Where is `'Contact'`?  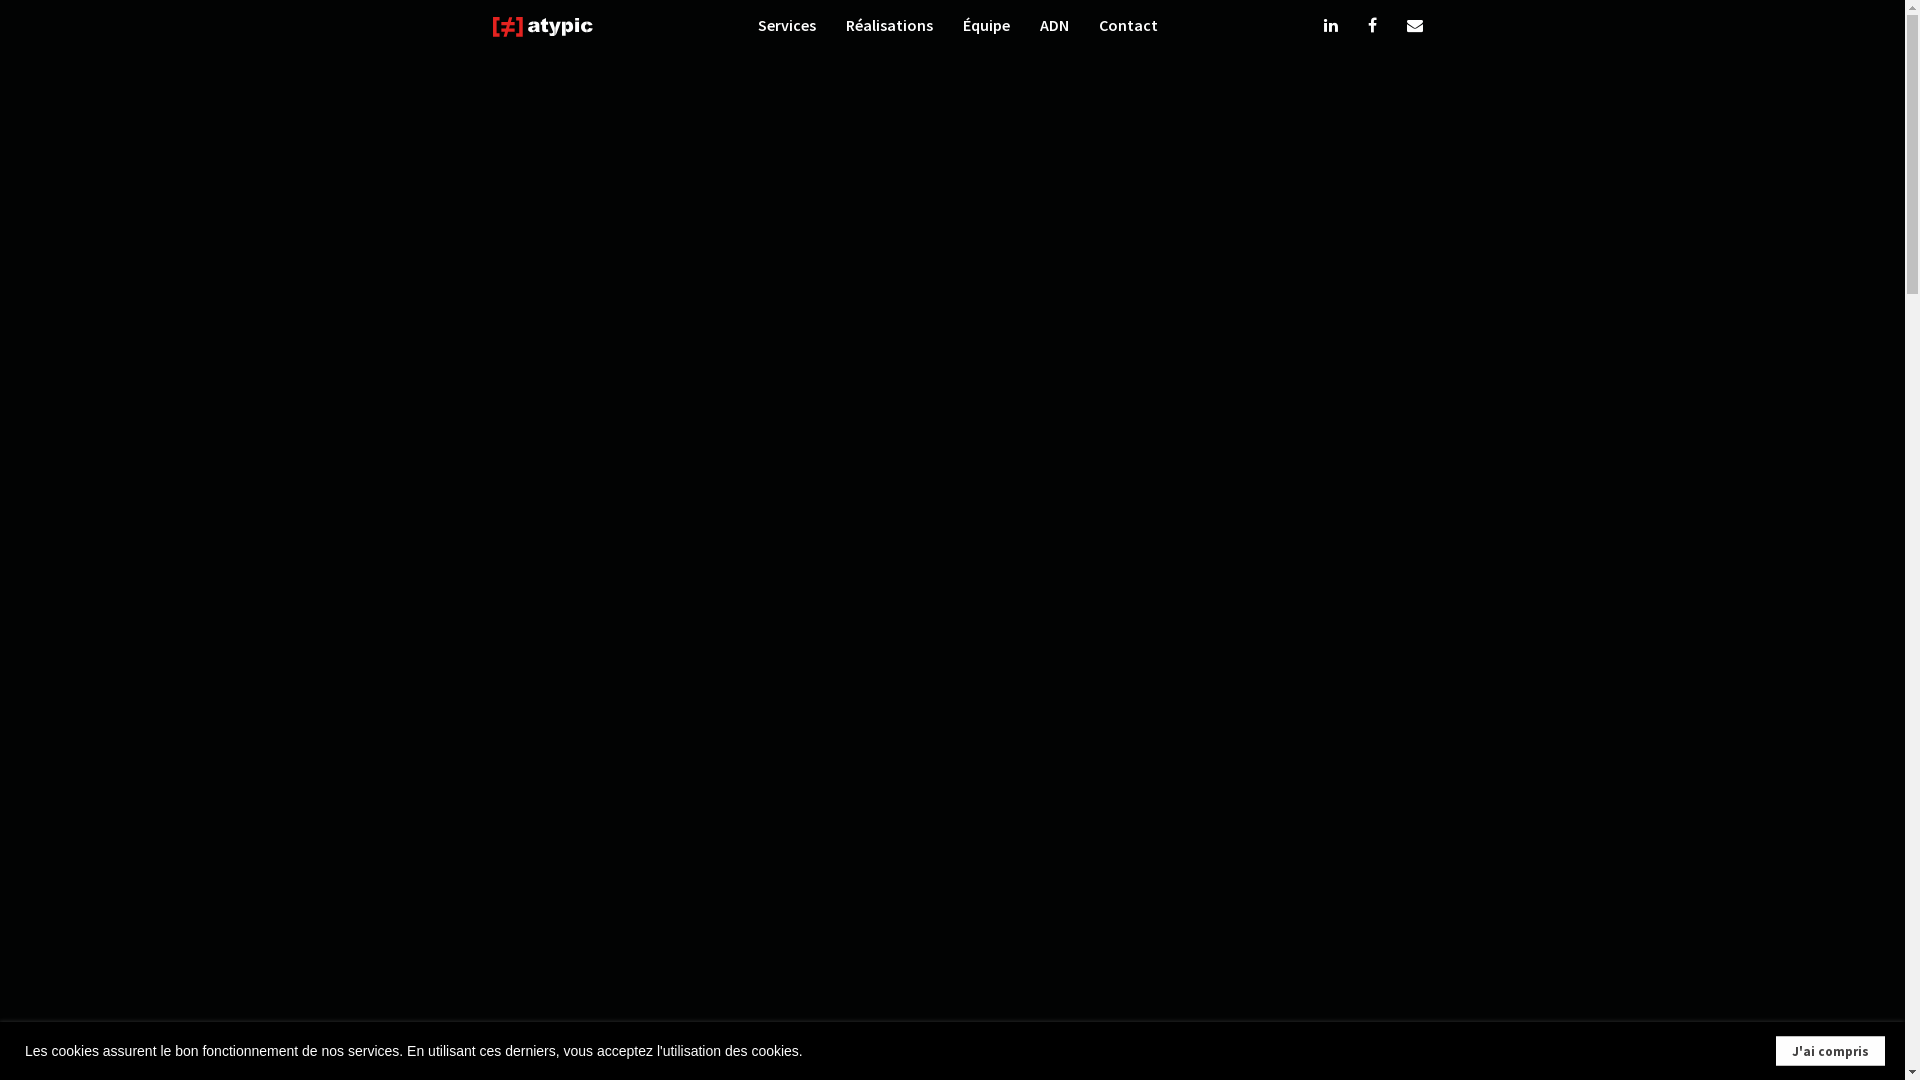 'Contact' is located at coordinates (1128, 27).